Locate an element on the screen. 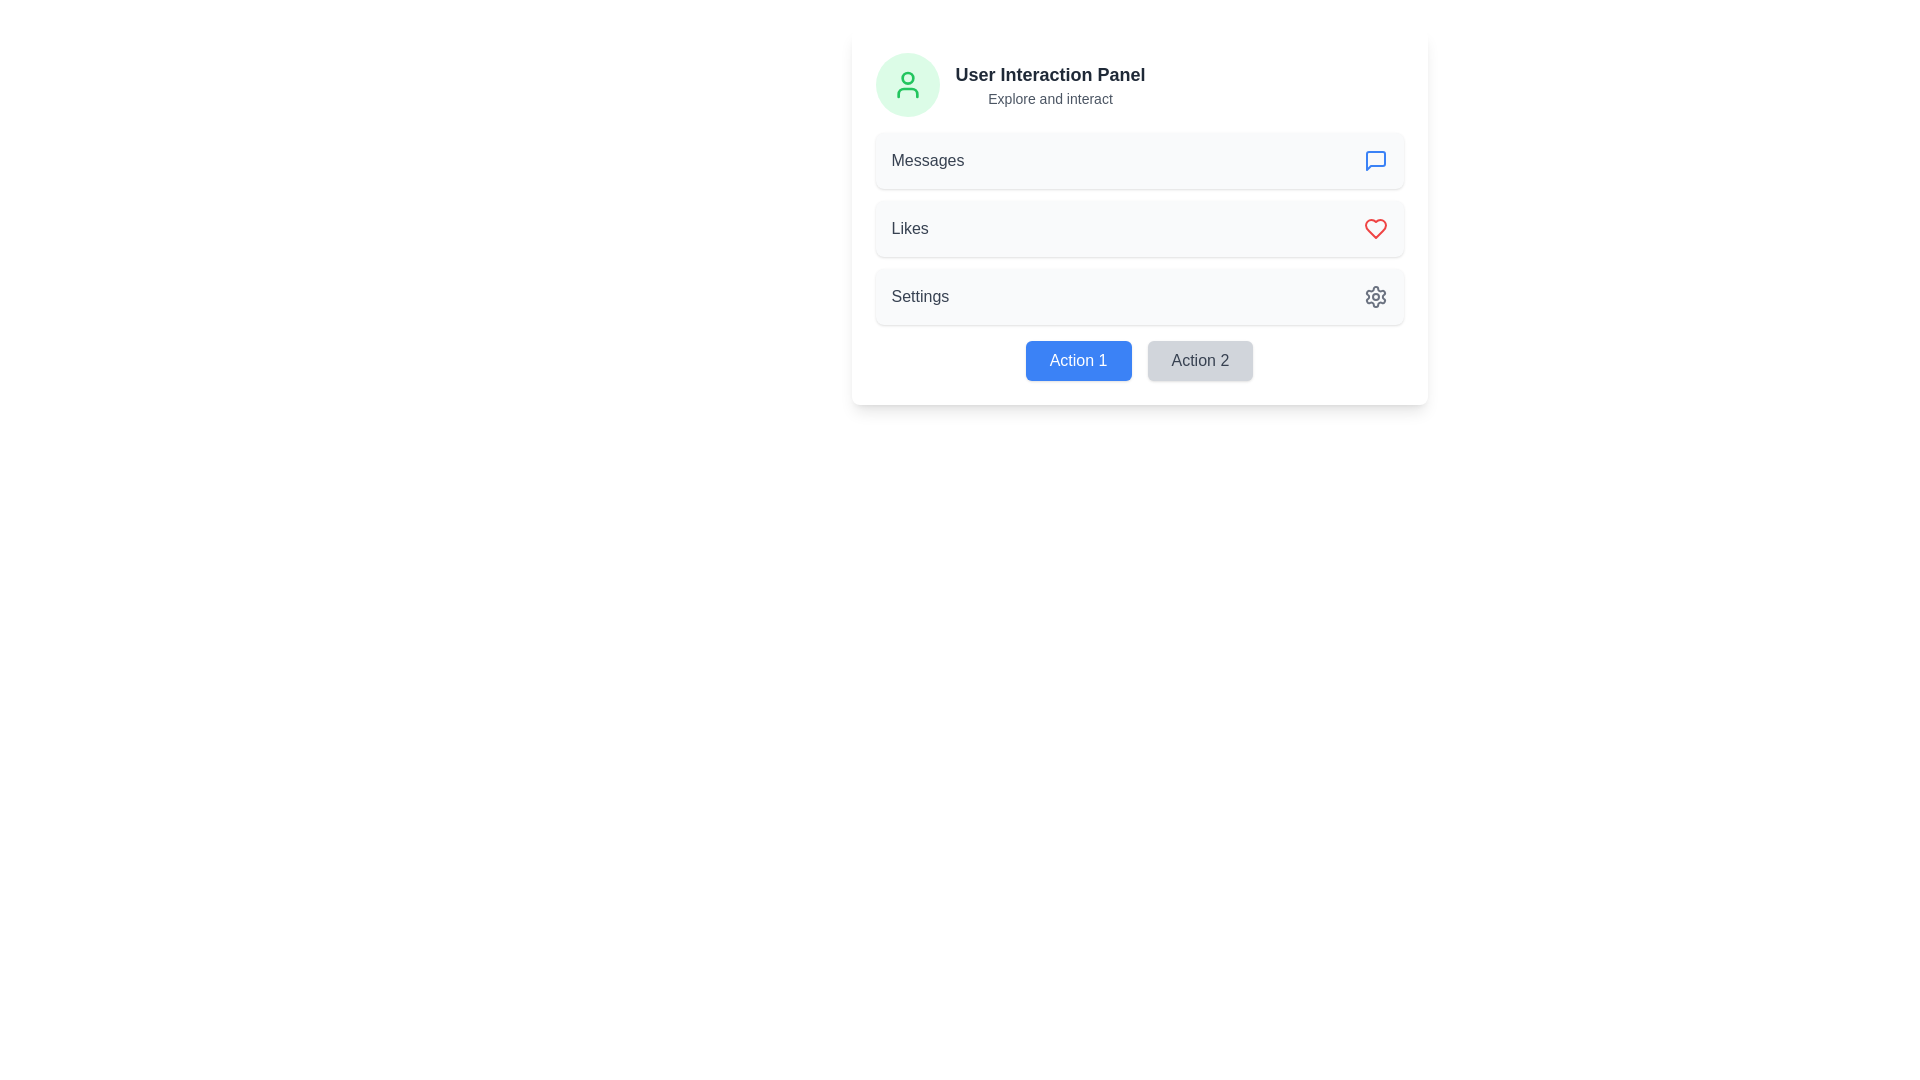  text from the Header containing a green circular icon and the bold text 'User Interaction Panel' followed by 'Explore and interact' is located at coordinates (1139, 83).